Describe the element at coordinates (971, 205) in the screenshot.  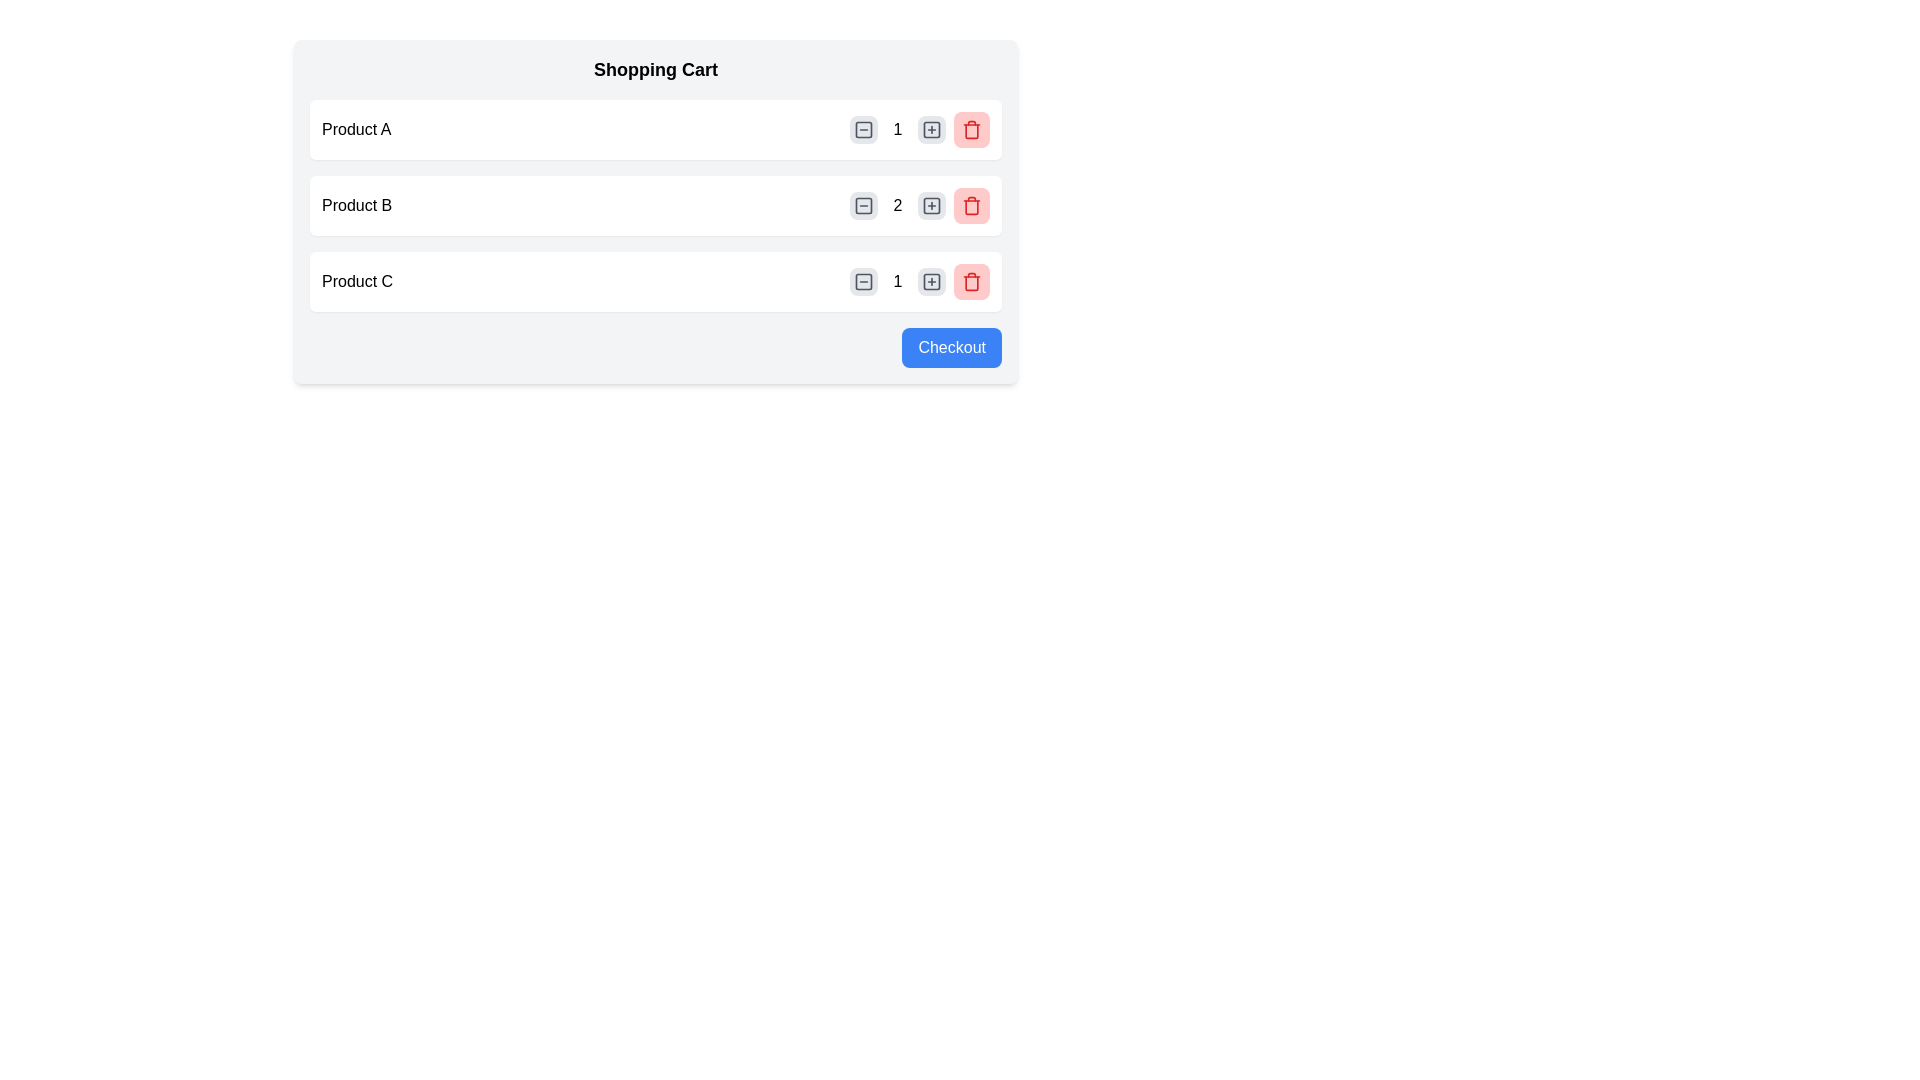
I see `the icon button on the far right of 'Product B' in the shopping cart` at that location.